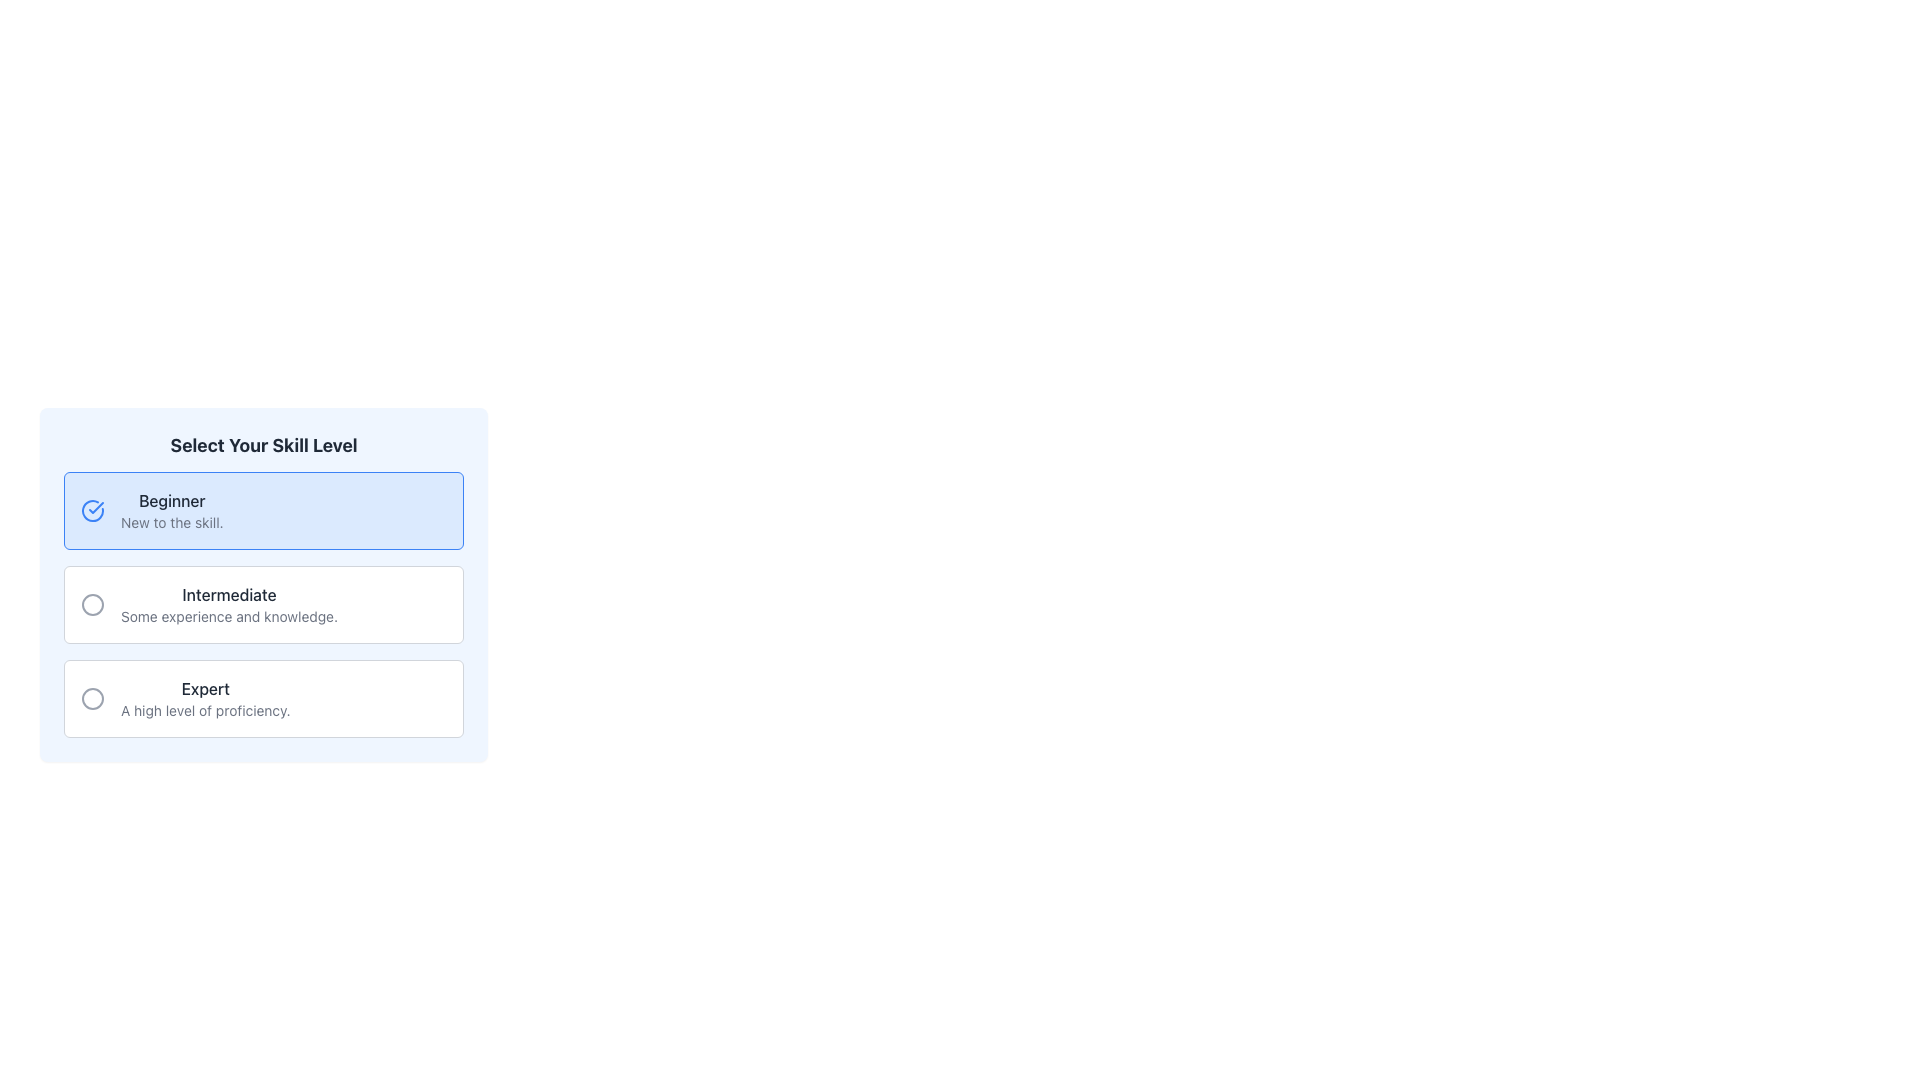 This screenshot has width=1920, height=1080. Describe the element at coordinates (263, 445) in the screenshot. I see `the bold and large text heading that states 'Select Your Skill Level', which is located at the top of the card interface` at that location.